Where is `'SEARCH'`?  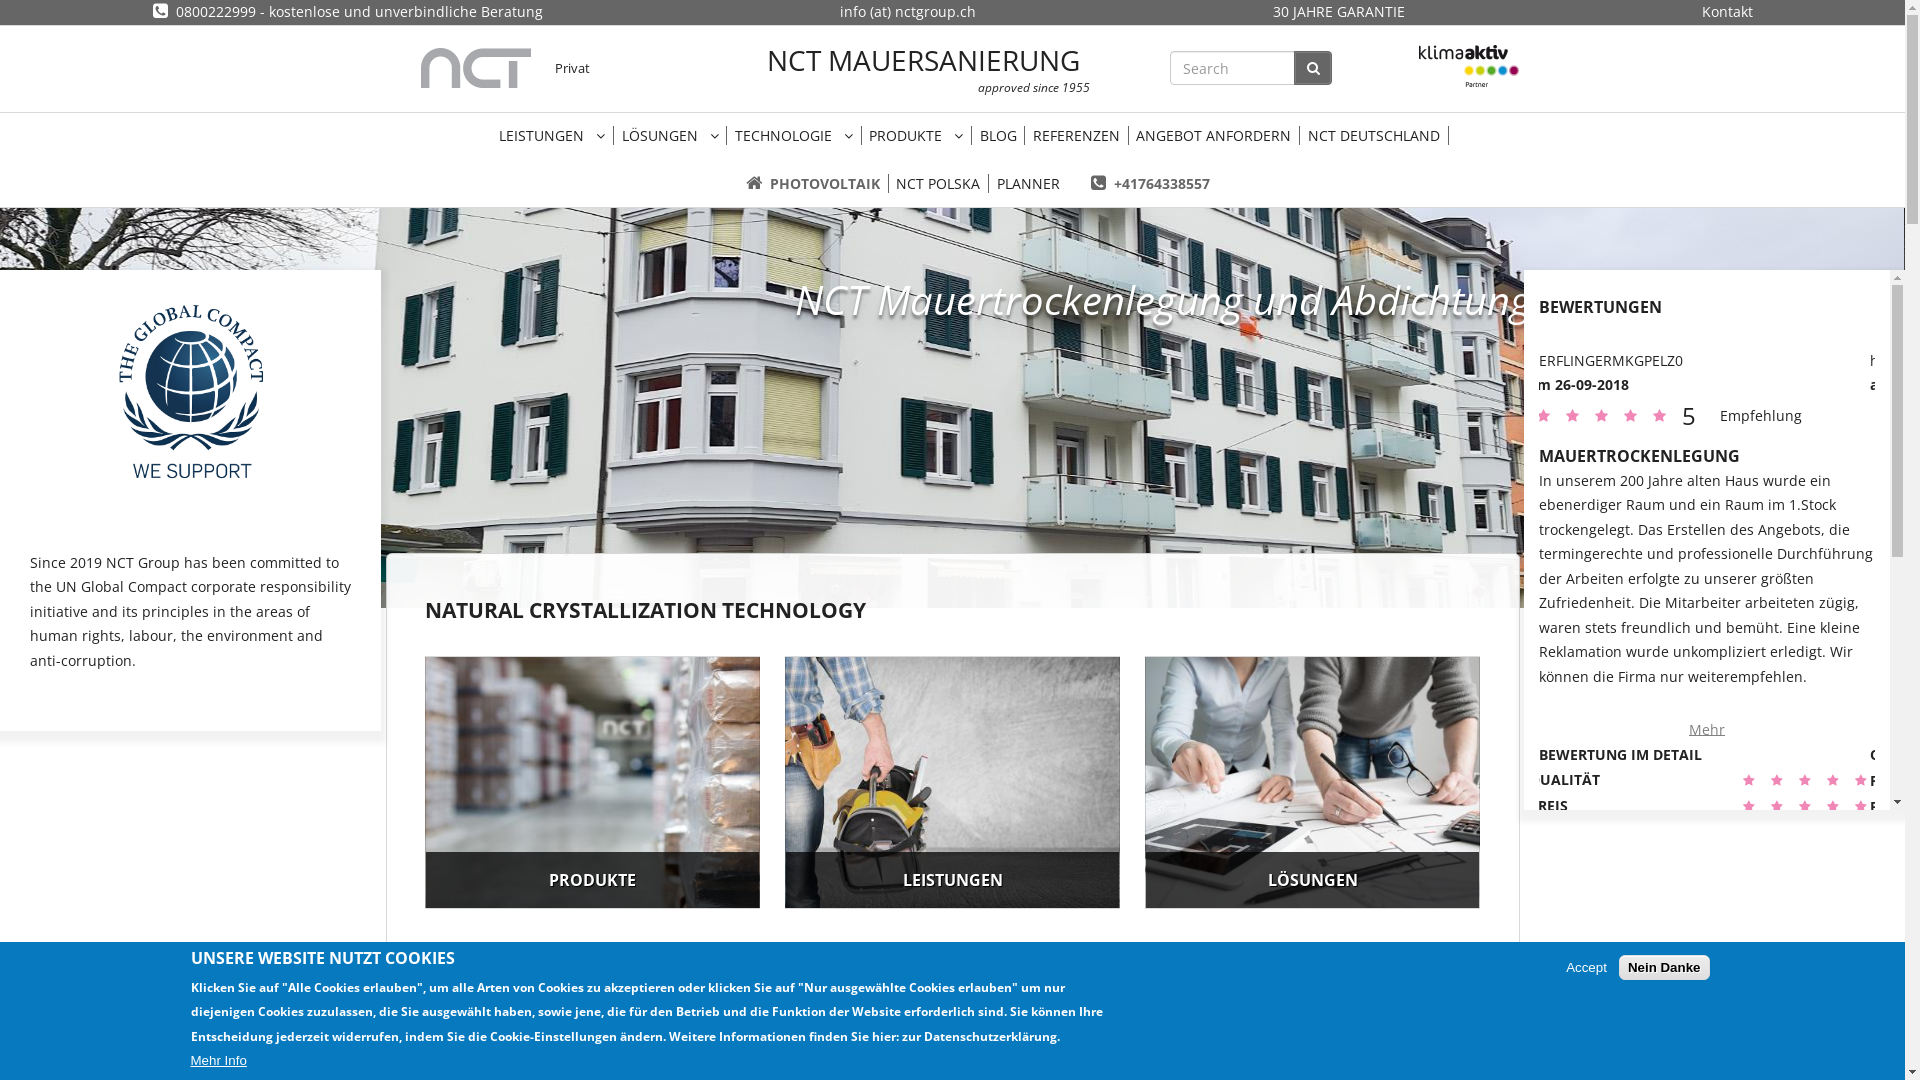 'SEARCH' is located at coordinates (1313, 67).